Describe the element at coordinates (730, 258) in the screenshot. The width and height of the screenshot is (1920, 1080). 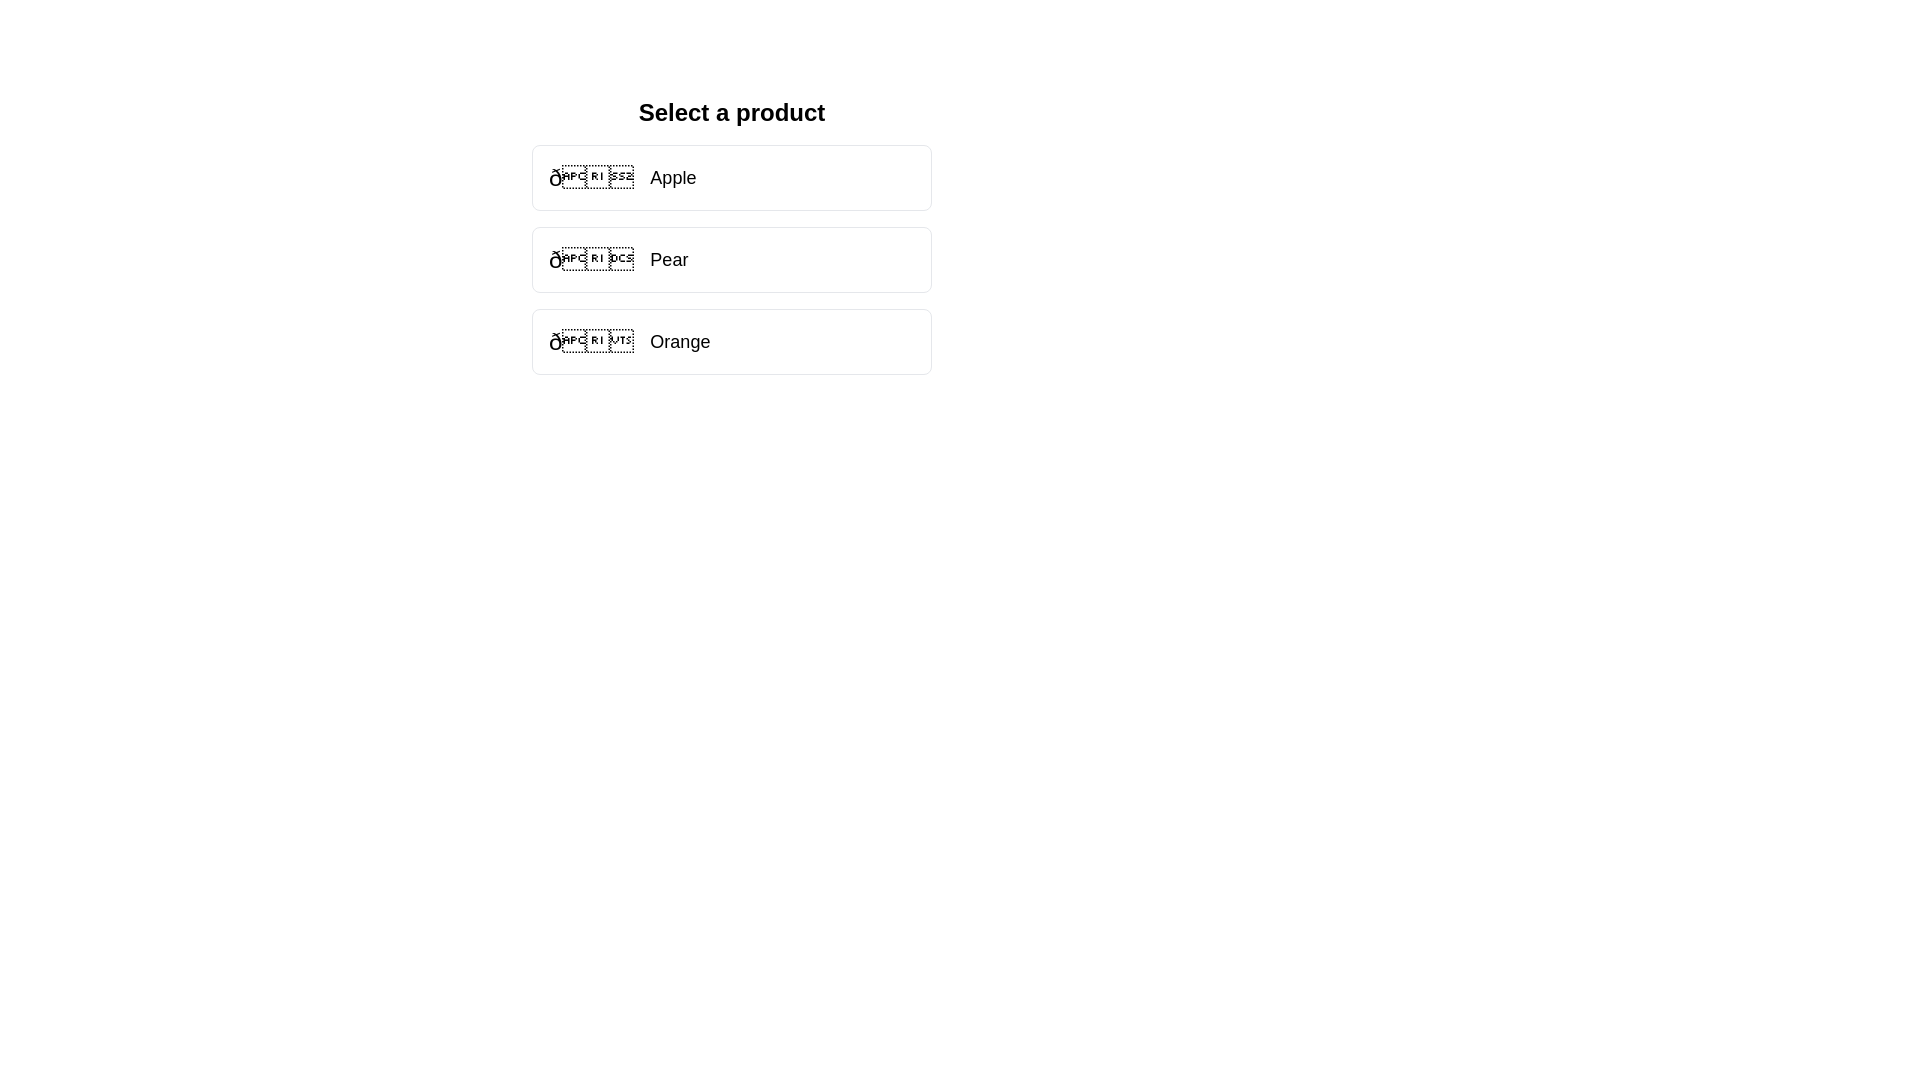
I see `the second list item labeled 'Pear'` at that location.